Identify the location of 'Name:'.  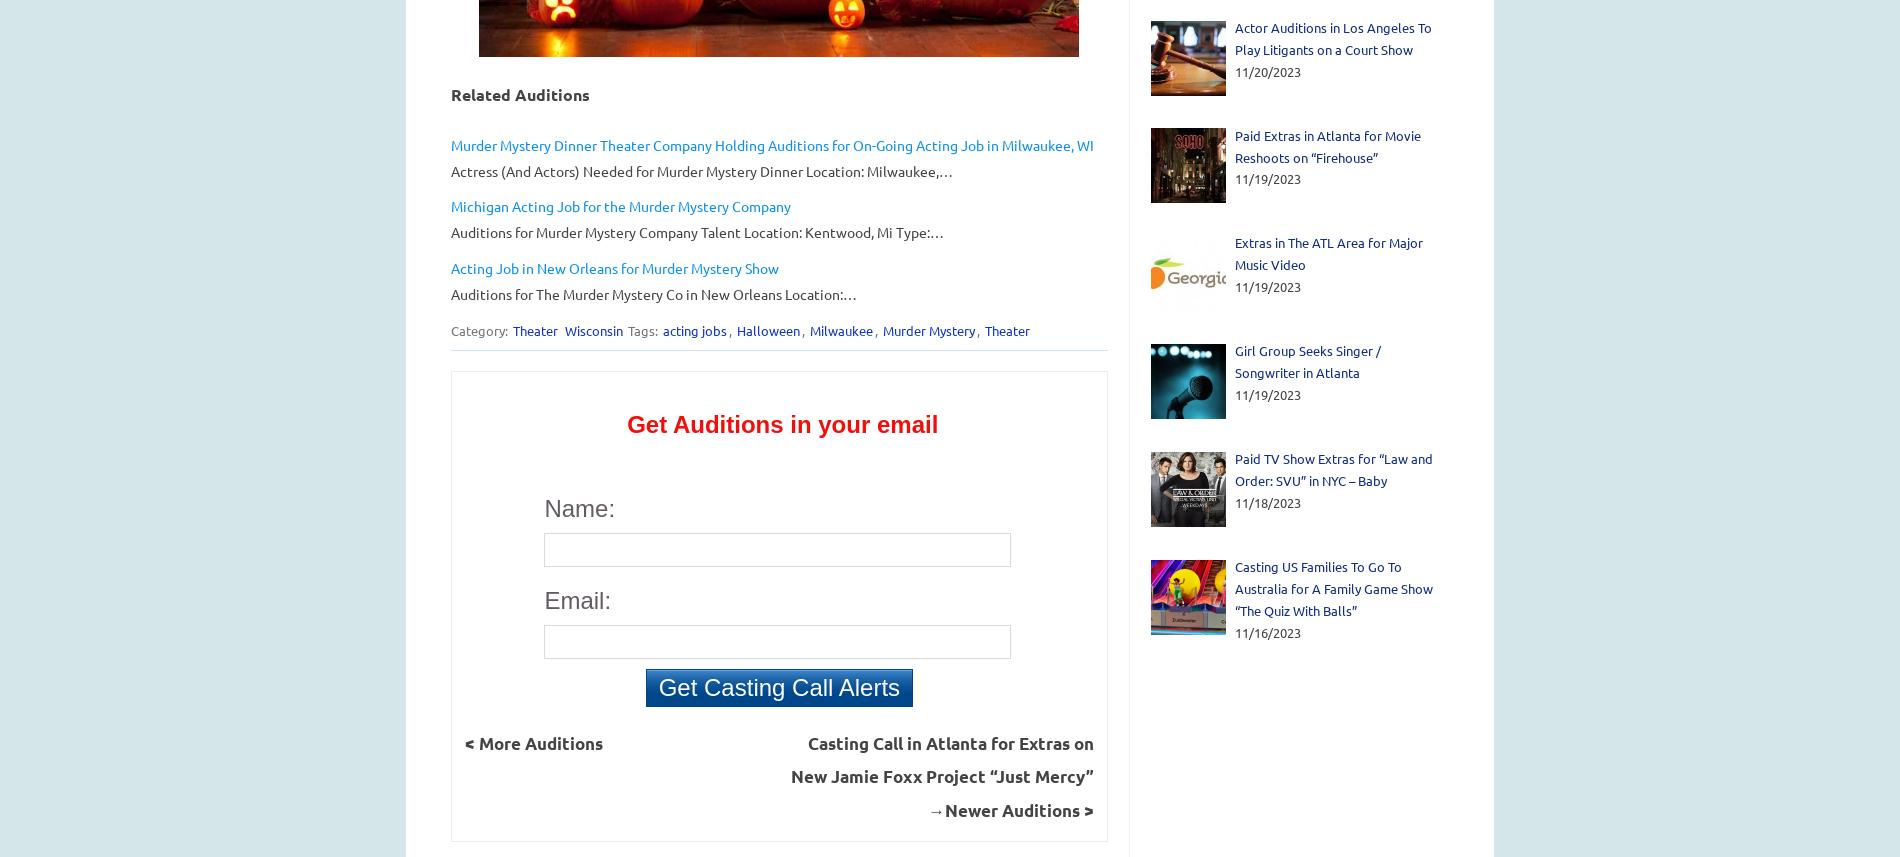
(543, 506).